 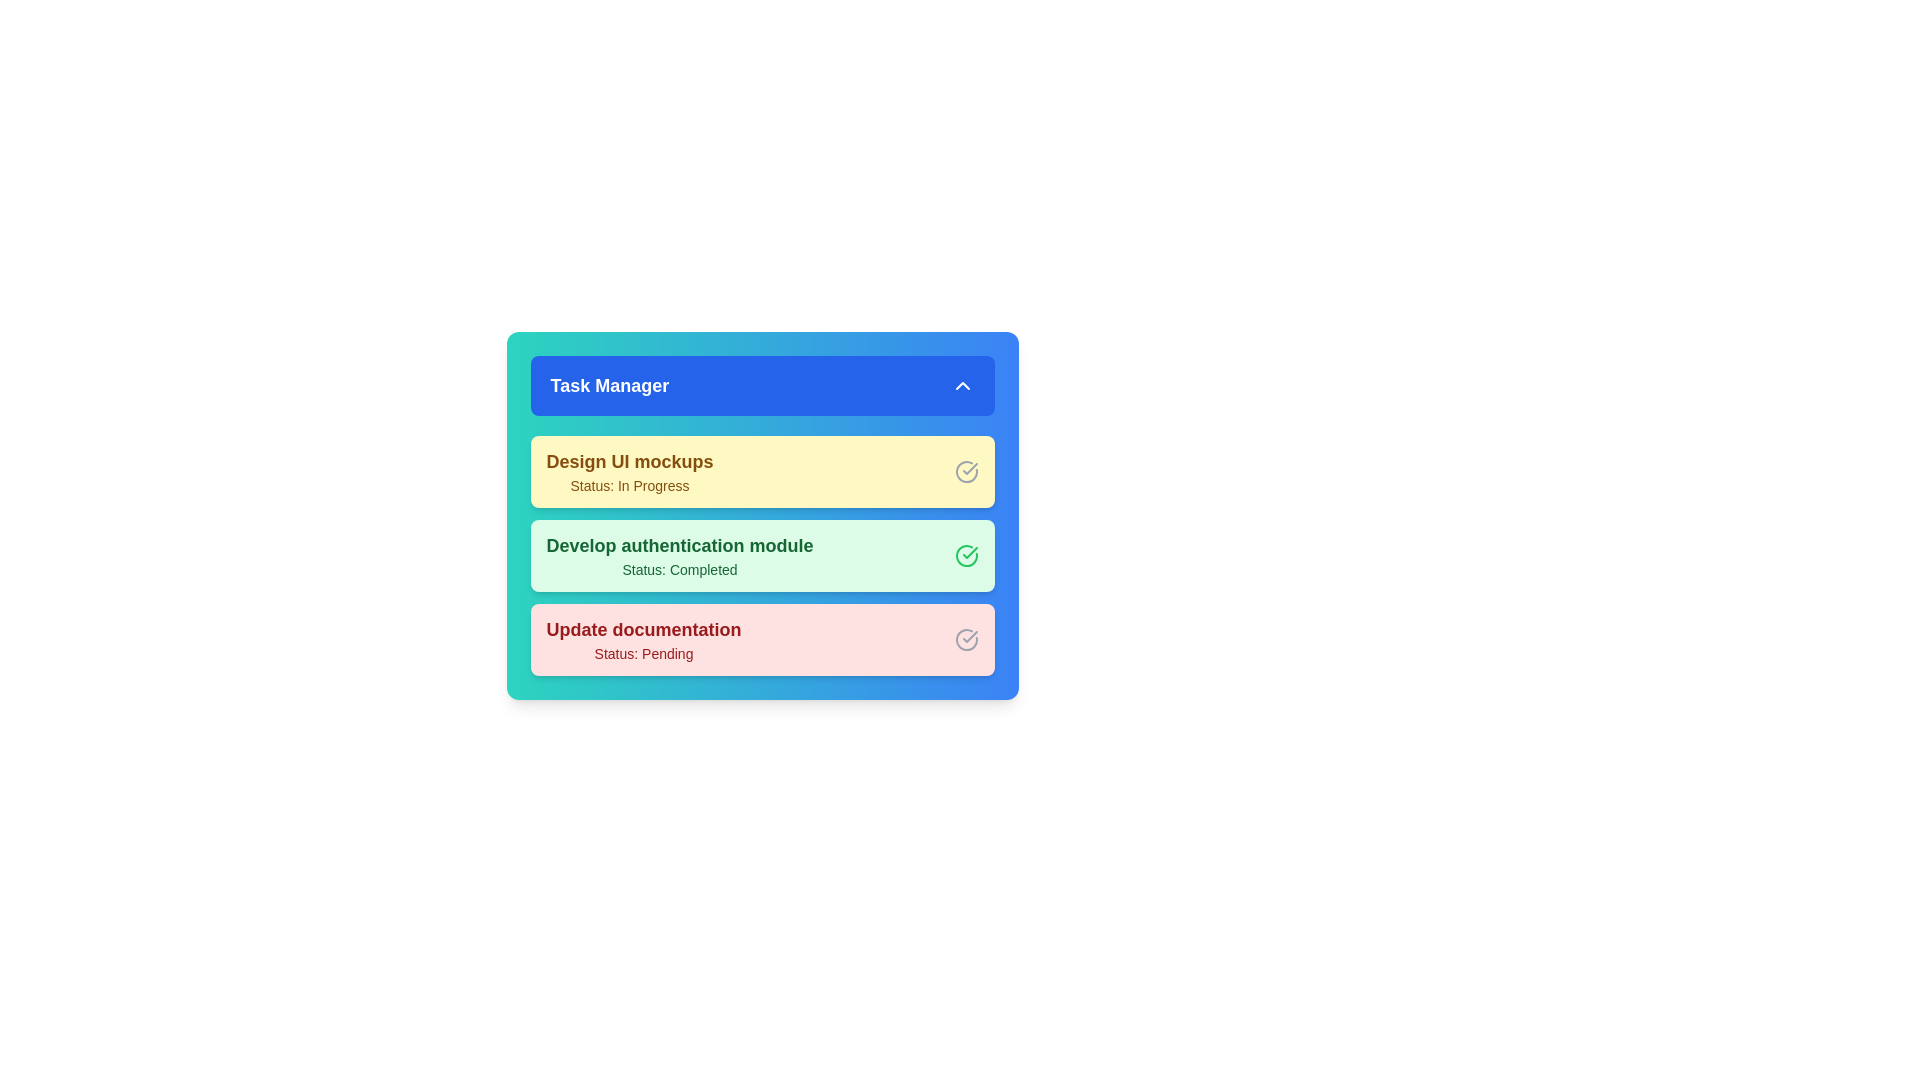 What do you see at coordinates (966, 640) in the screenshot?
I see `the status icon of the task with name Update documentation` at bounding box center [966, 640].